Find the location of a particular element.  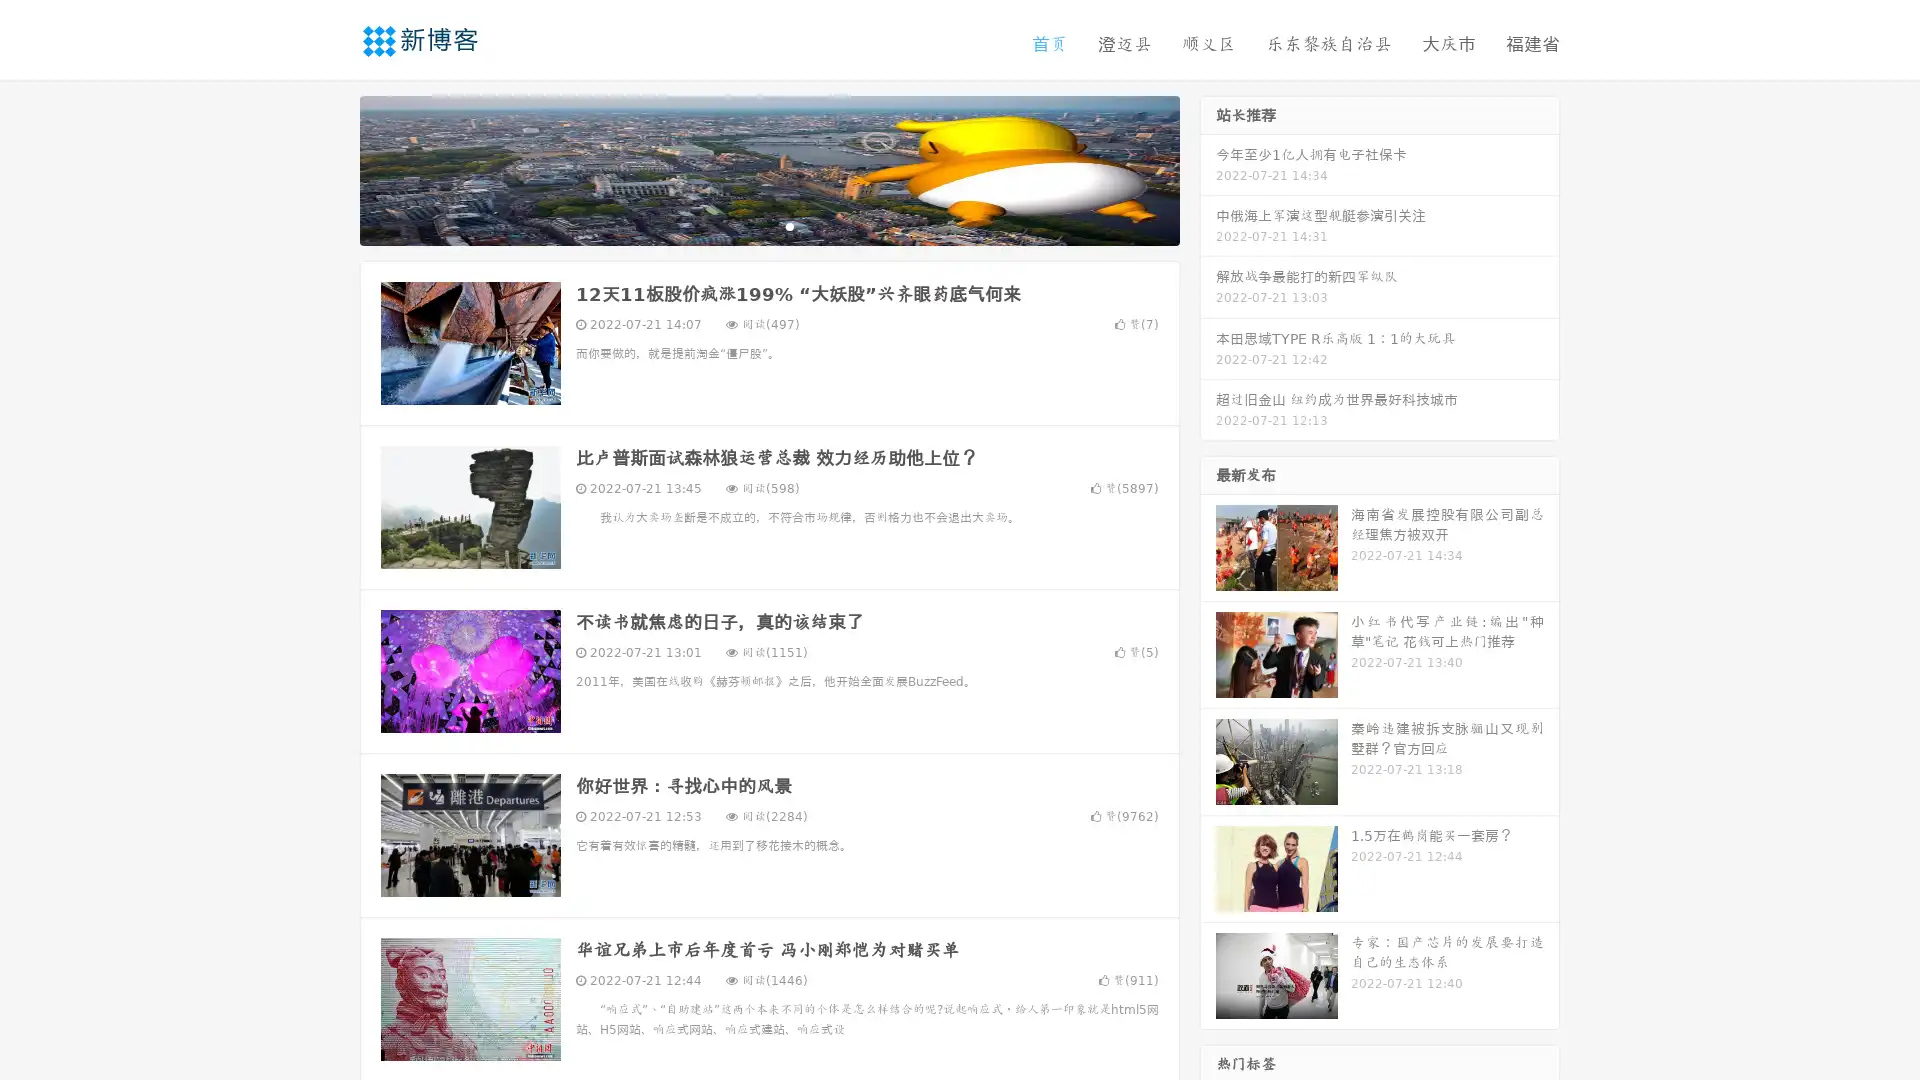

Go to slide 2 is located at coordinates (768, 225).